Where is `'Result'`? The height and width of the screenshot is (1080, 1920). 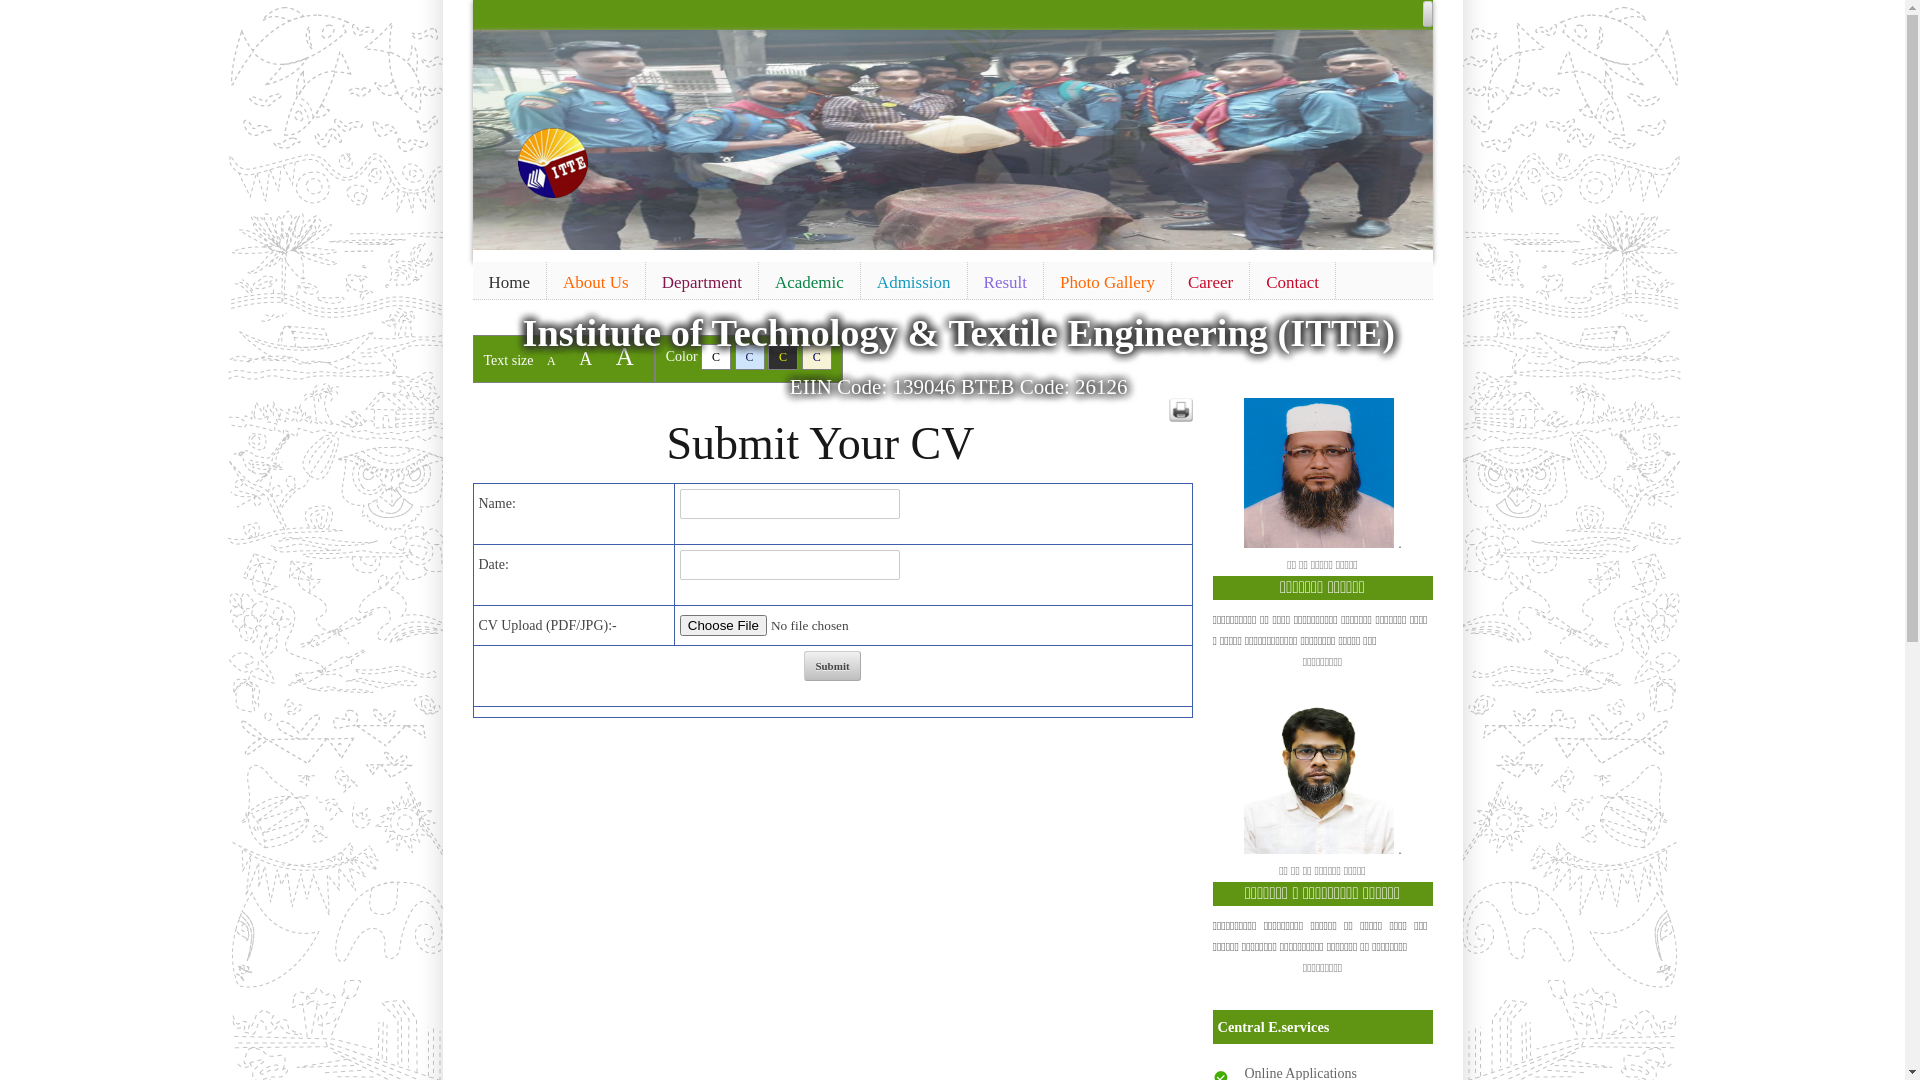 'Result' is located at coordinates (968, 282).